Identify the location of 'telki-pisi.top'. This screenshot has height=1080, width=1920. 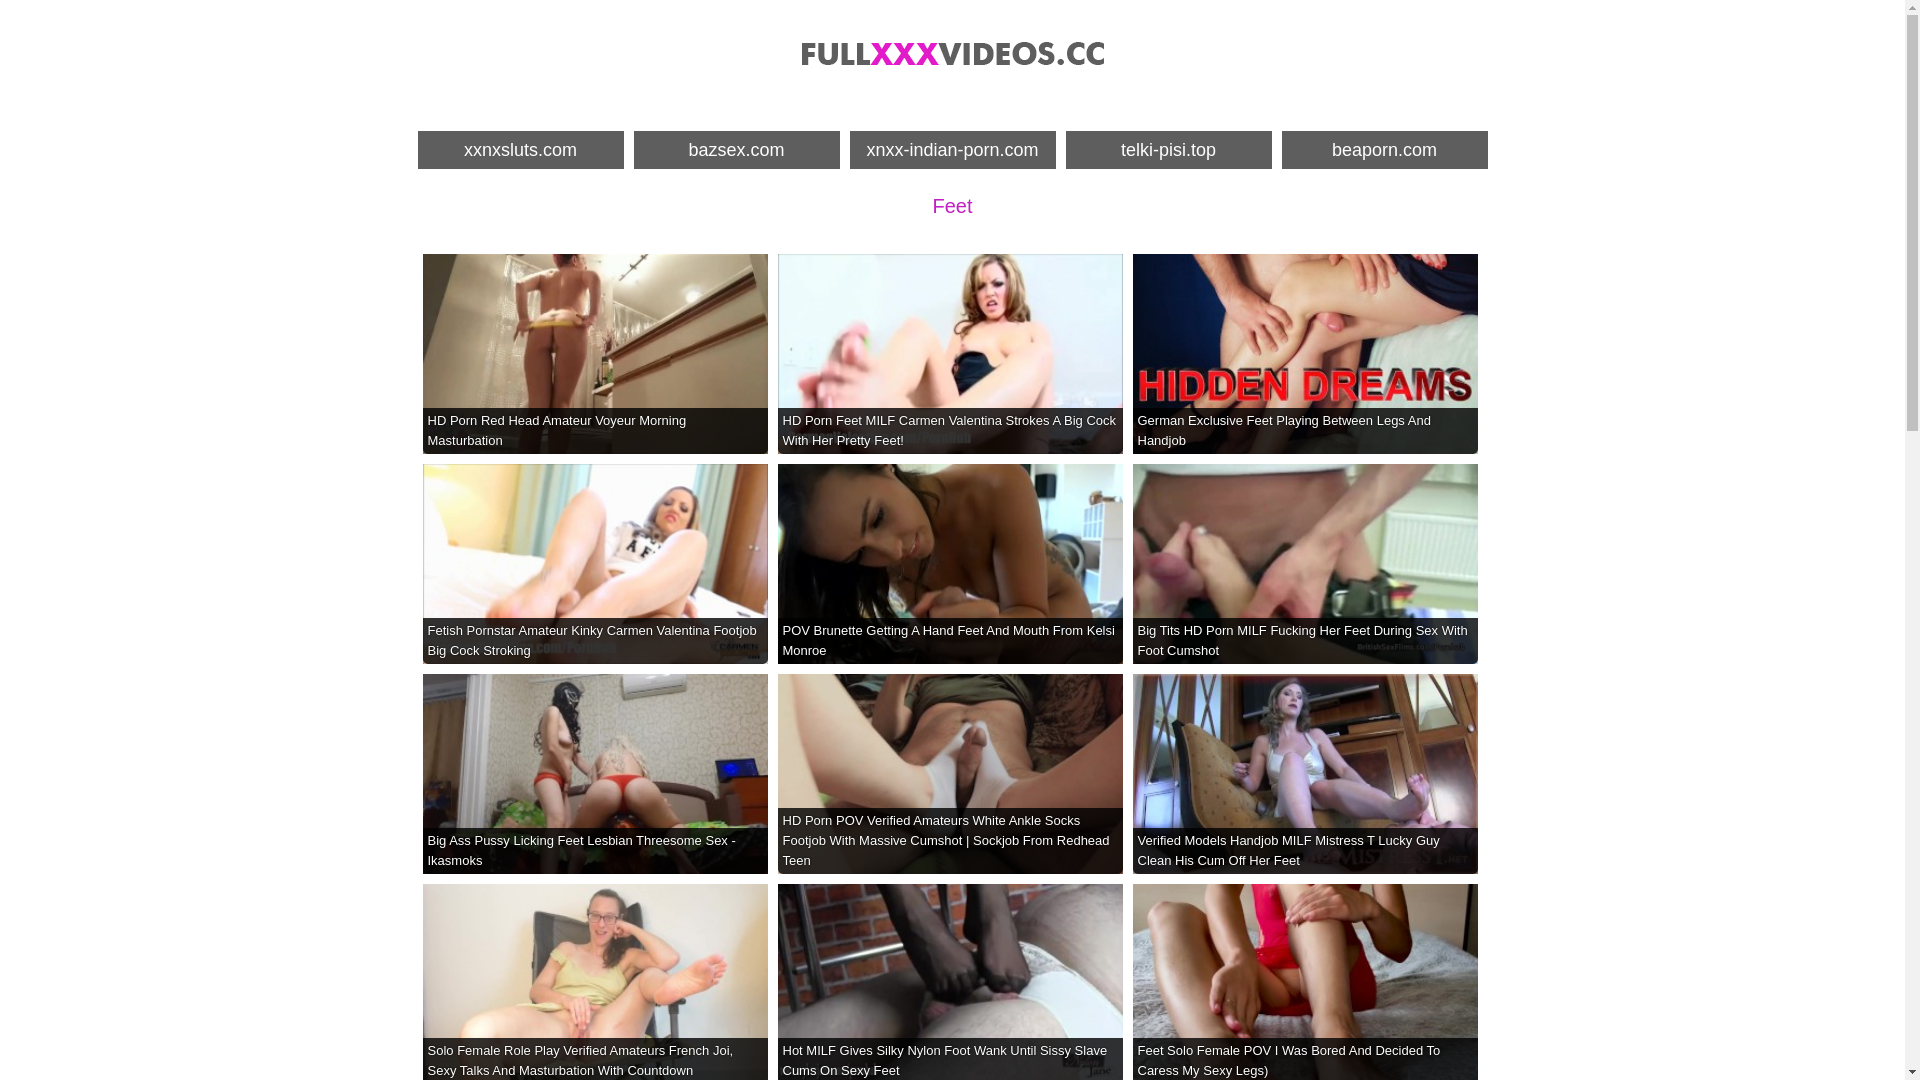
(1169, 149).